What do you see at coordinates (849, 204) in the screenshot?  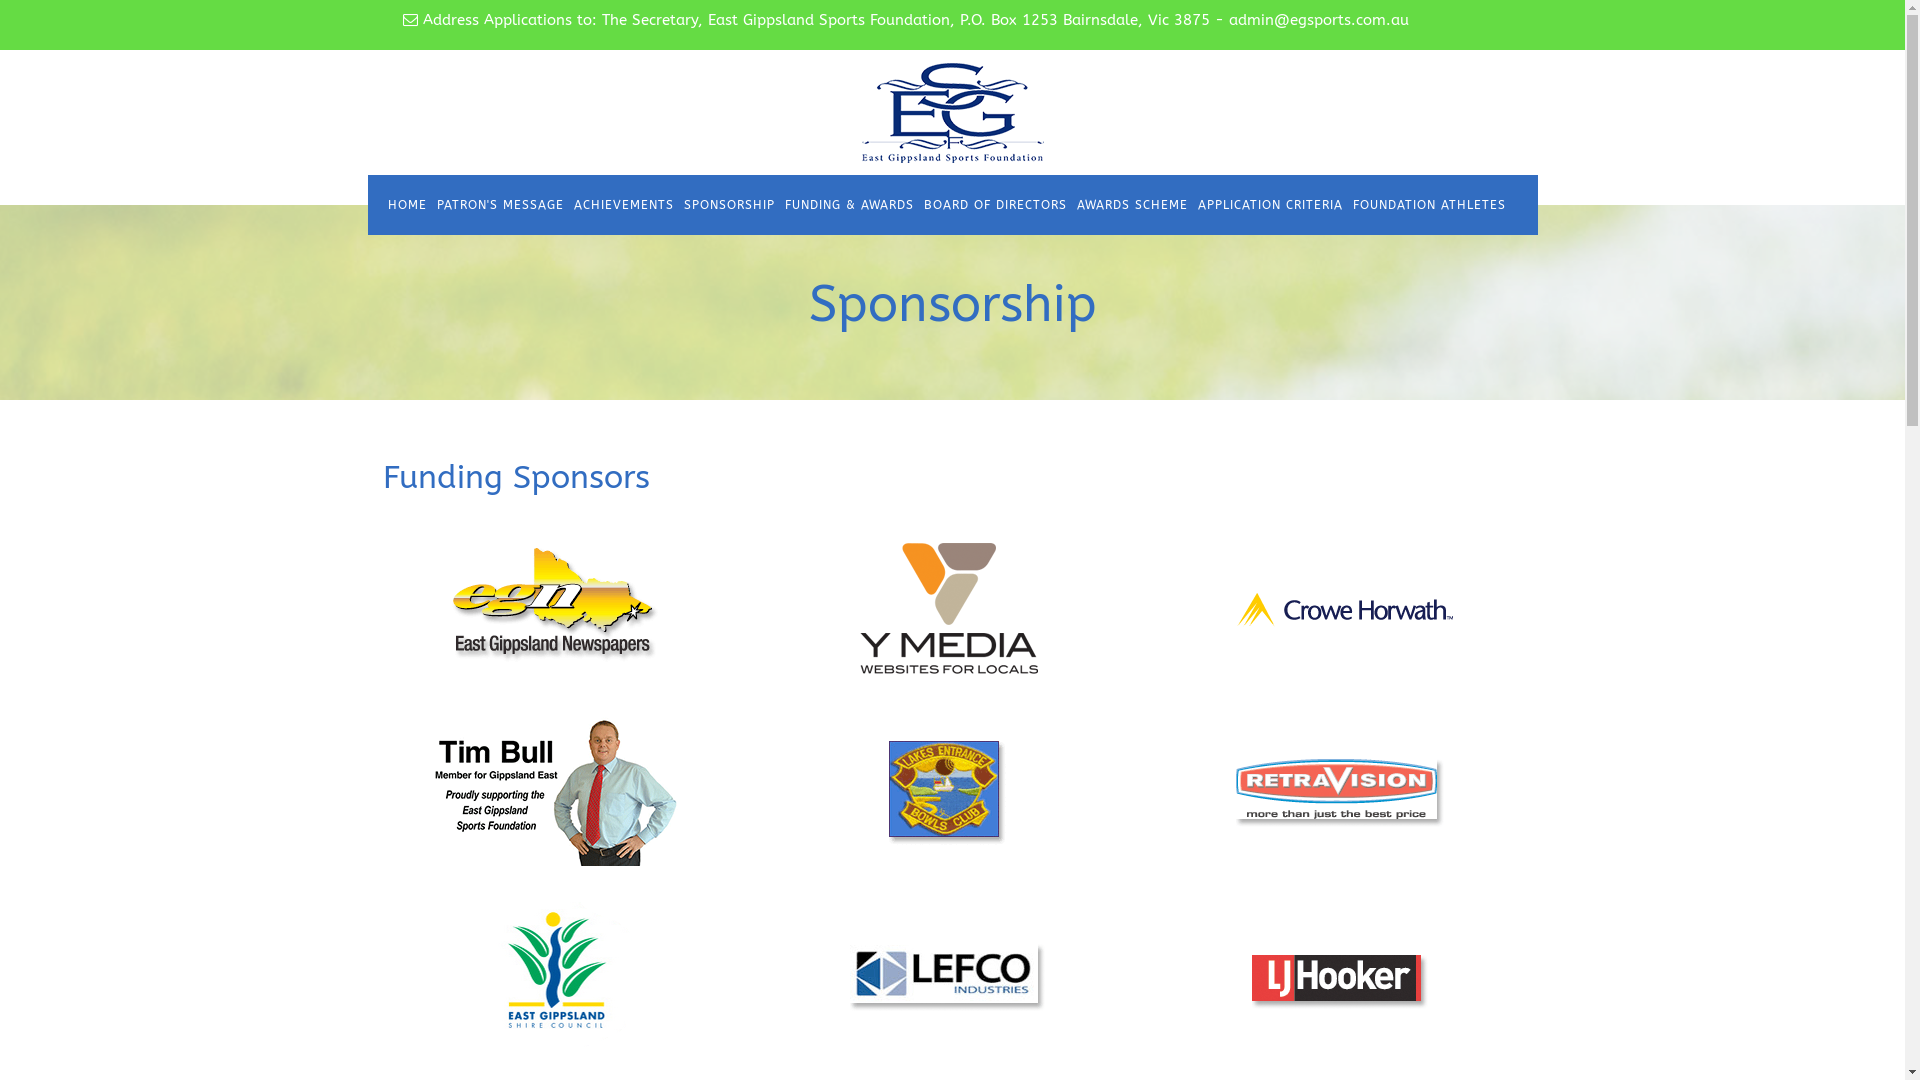 I see `'FUNDING & AWARDS'` at bounding box center [849, 204].